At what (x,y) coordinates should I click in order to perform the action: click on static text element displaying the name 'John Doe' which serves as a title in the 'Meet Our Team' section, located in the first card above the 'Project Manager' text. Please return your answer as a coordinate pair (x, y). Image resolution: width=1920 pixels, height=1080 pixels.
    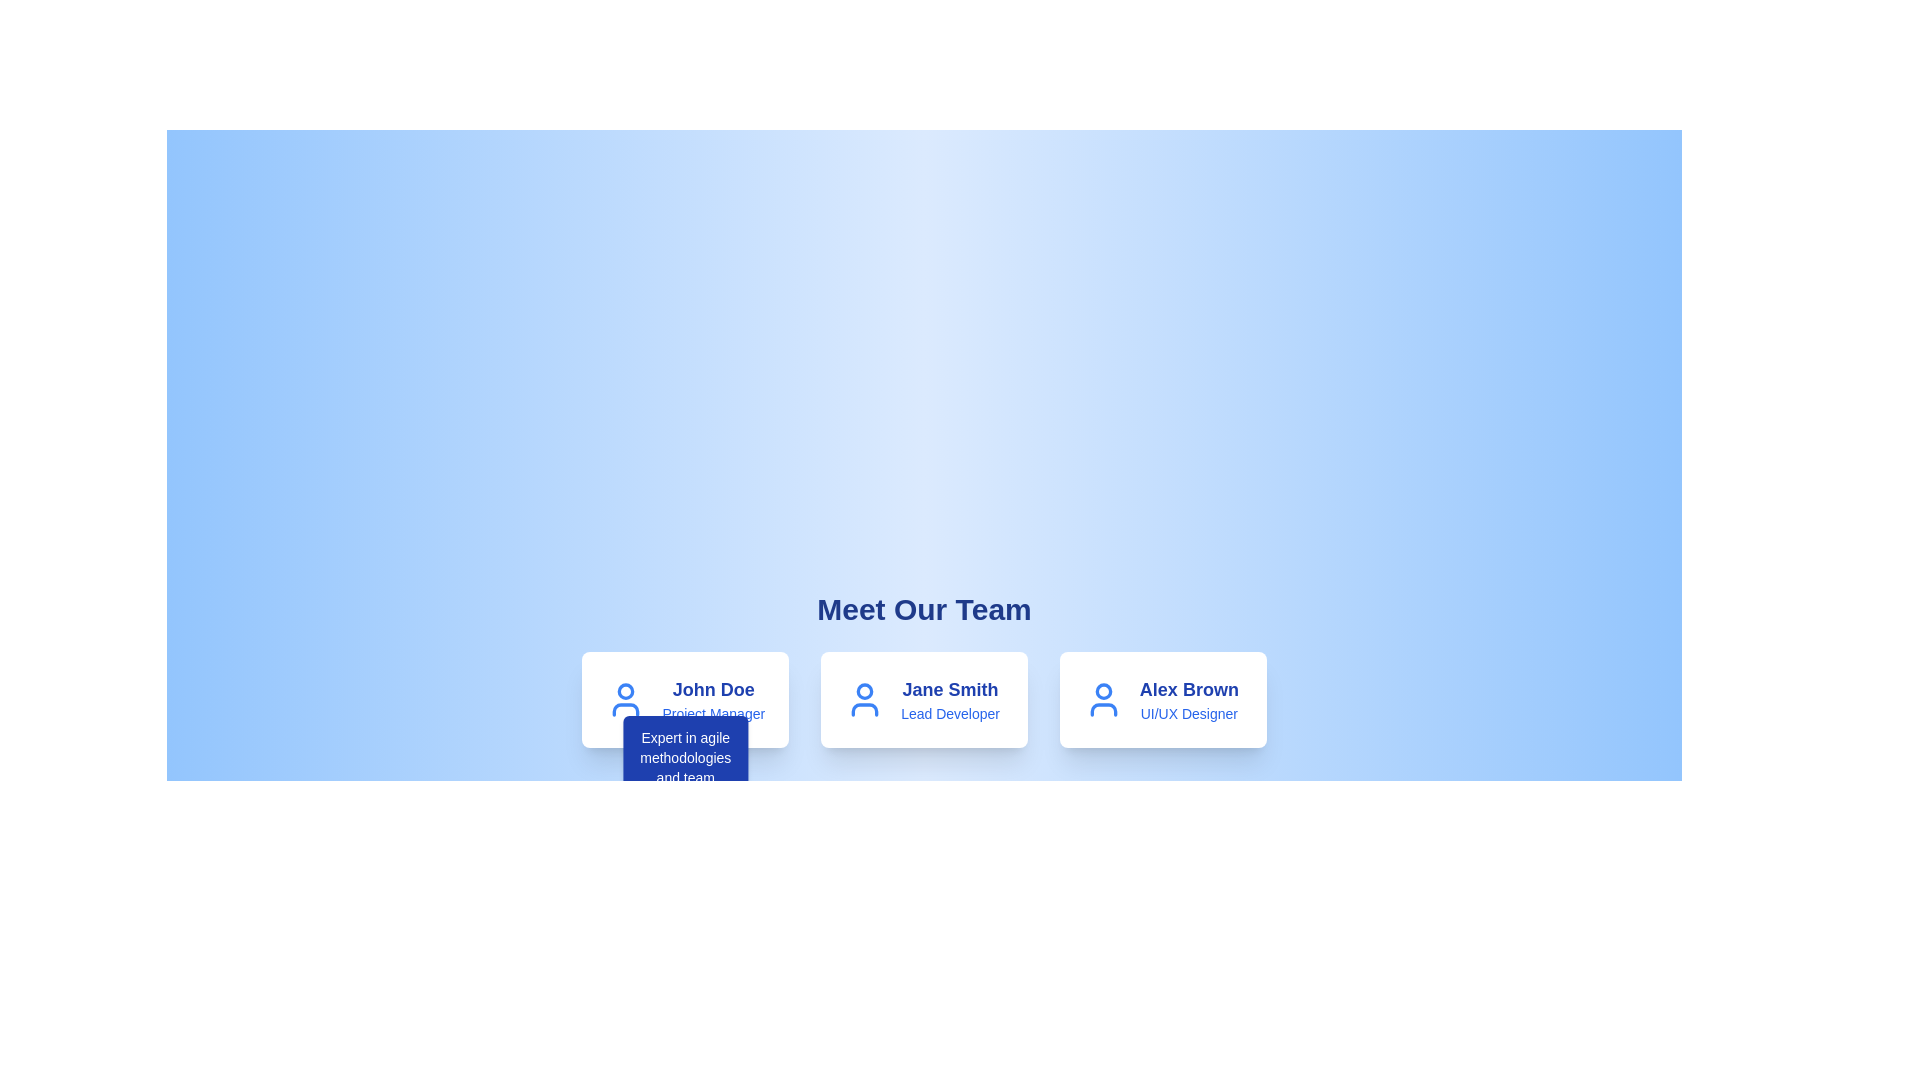
    Looking at the image, I should click on (713, 689).